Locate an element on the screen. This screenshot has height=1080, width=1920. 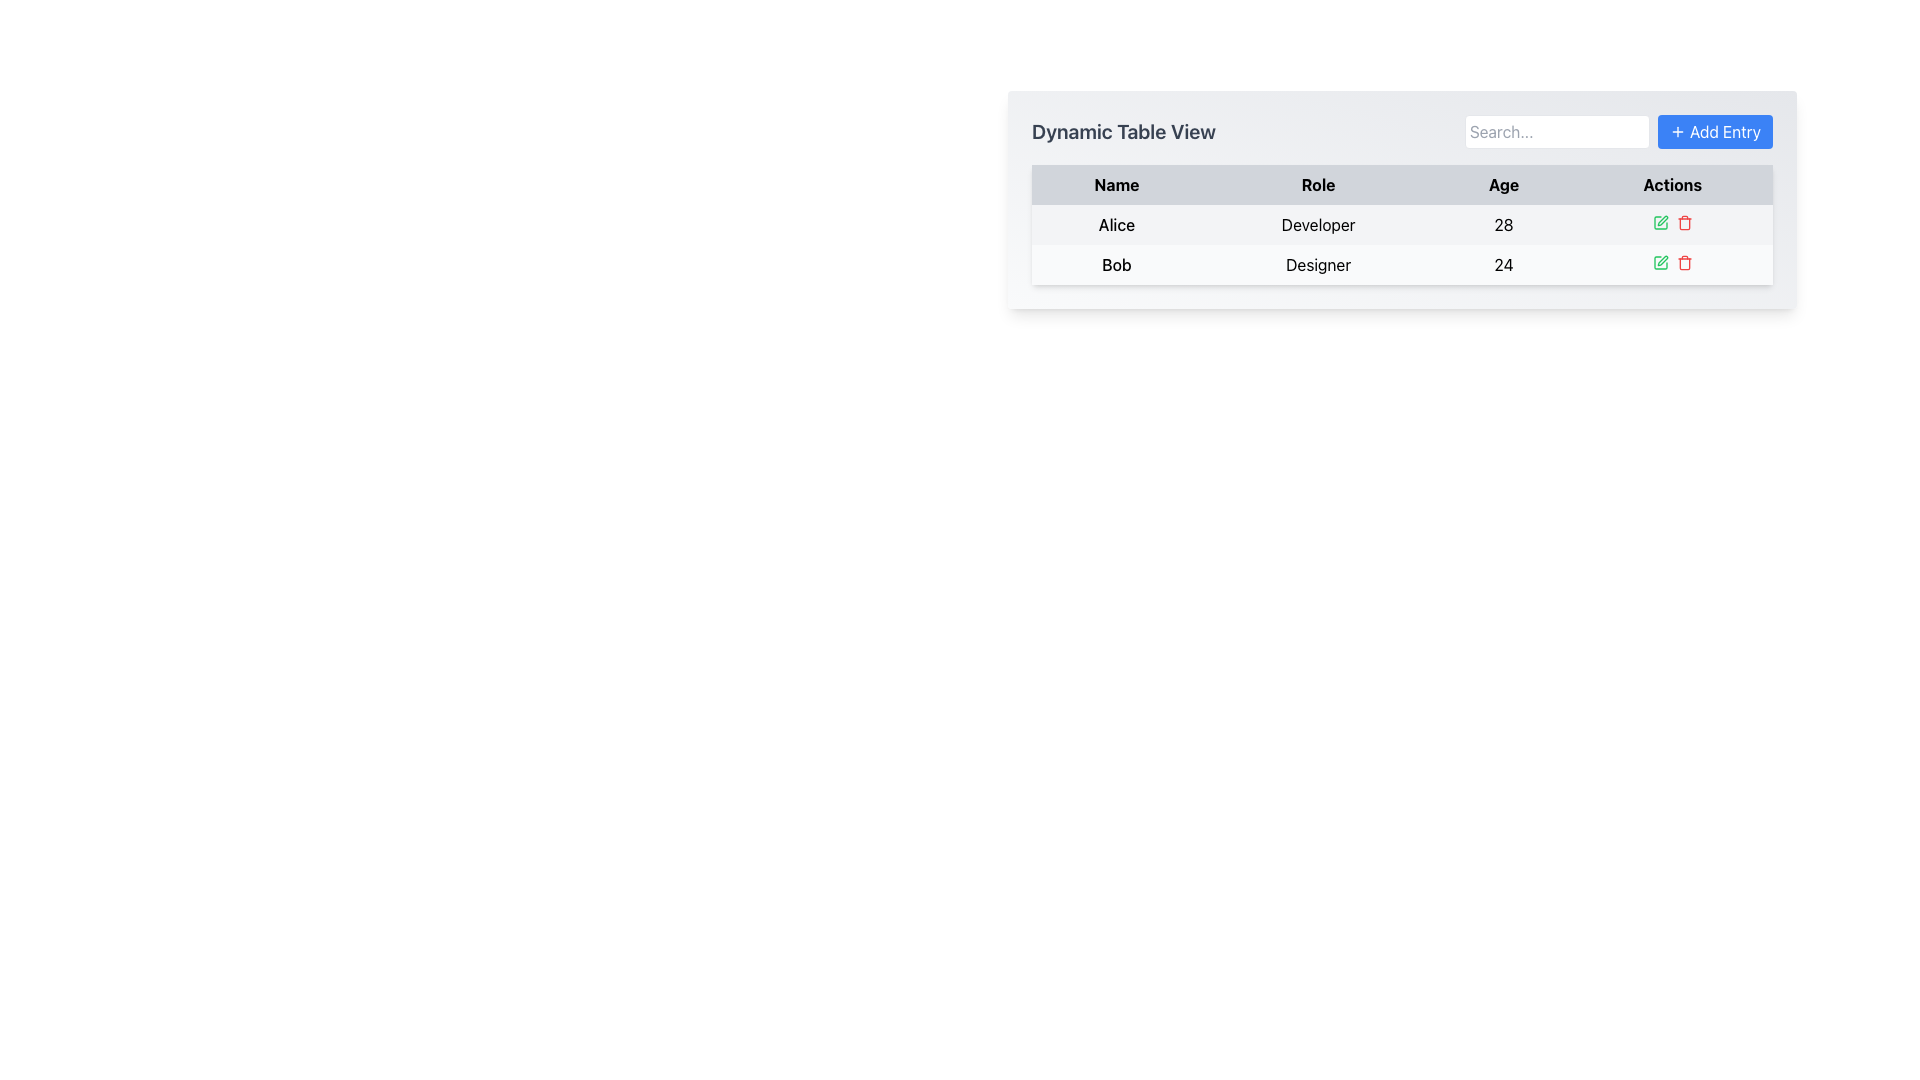
the non-interactive text element displaying Bob's age located in the second row of the table under the 'Age' column is located at coordinates (1504, 264).